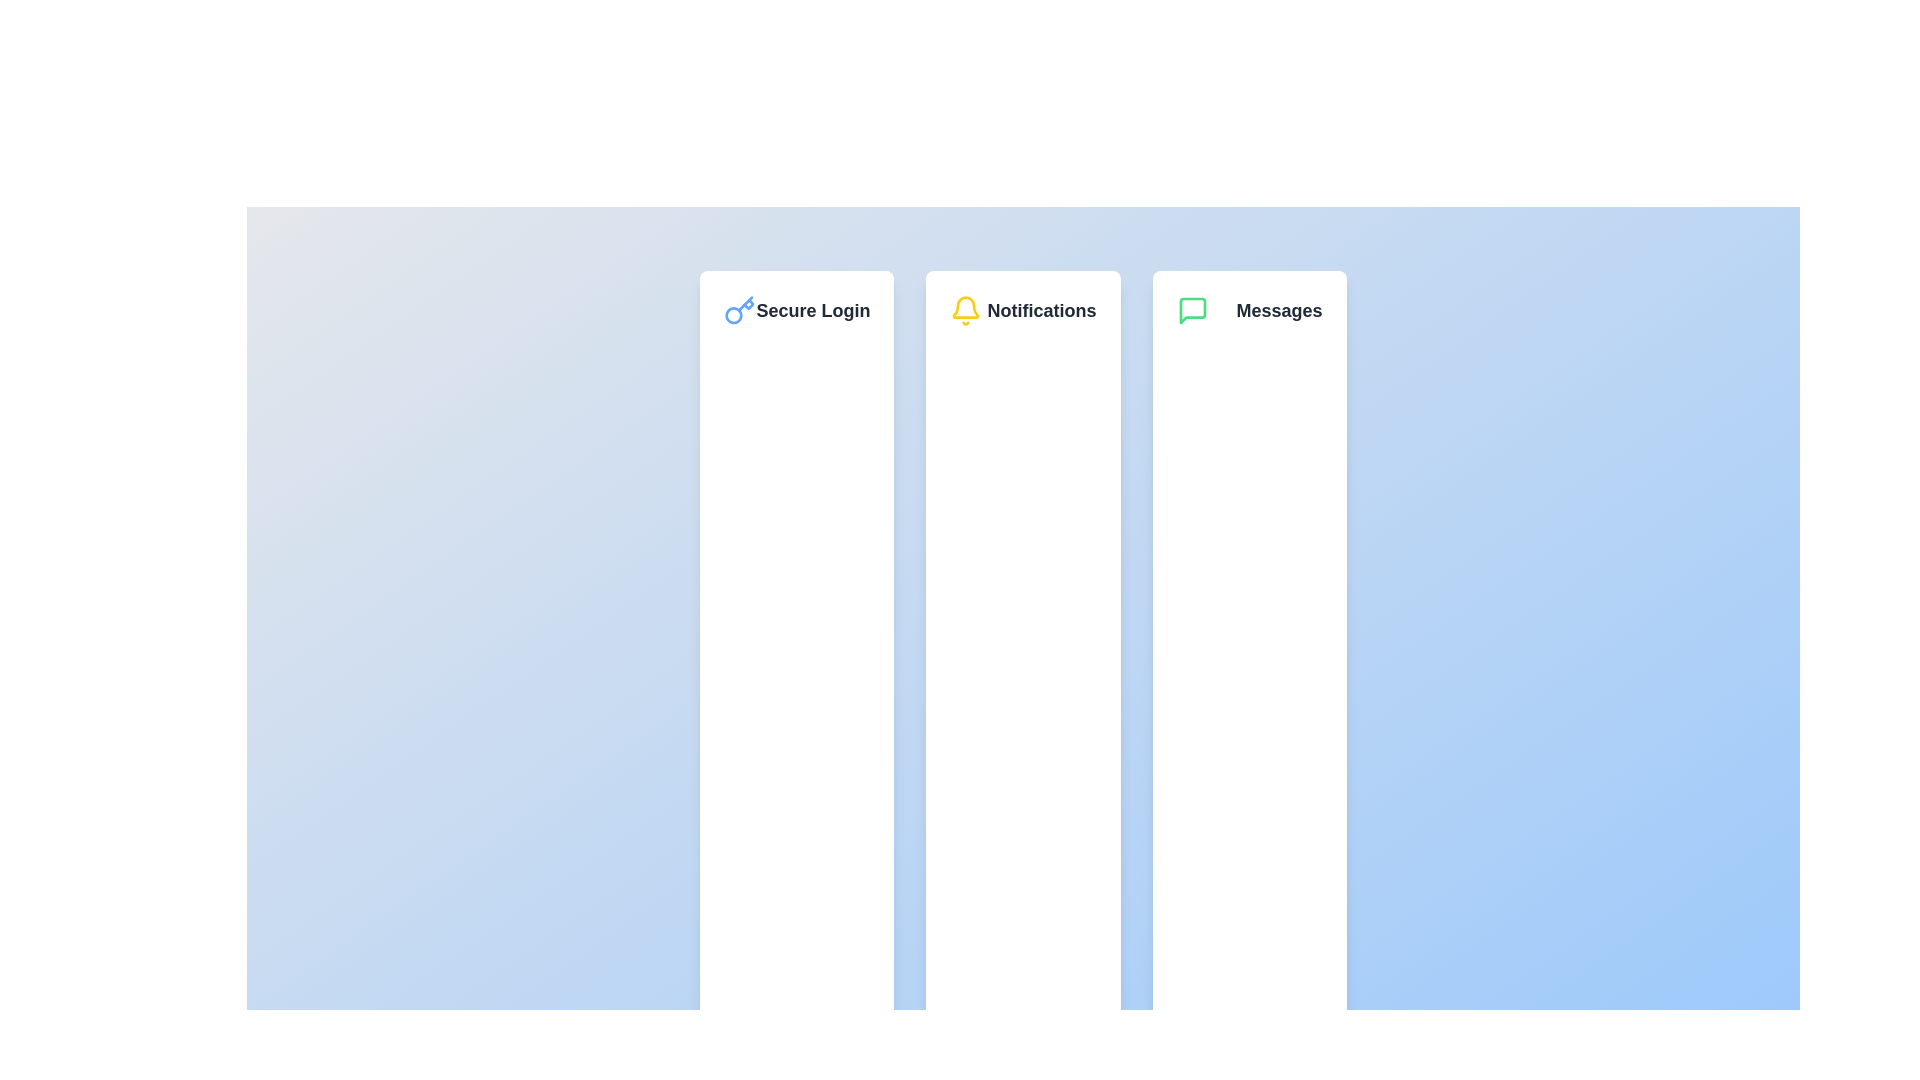  What do you see at coordinates (1278, 311) in the screenshot?
I see `the text label displaying 'Messages', which is a bold grayish-black heading positioned on the right side of the interface, second in a group of three elements` at bounding box center [1278, 311].